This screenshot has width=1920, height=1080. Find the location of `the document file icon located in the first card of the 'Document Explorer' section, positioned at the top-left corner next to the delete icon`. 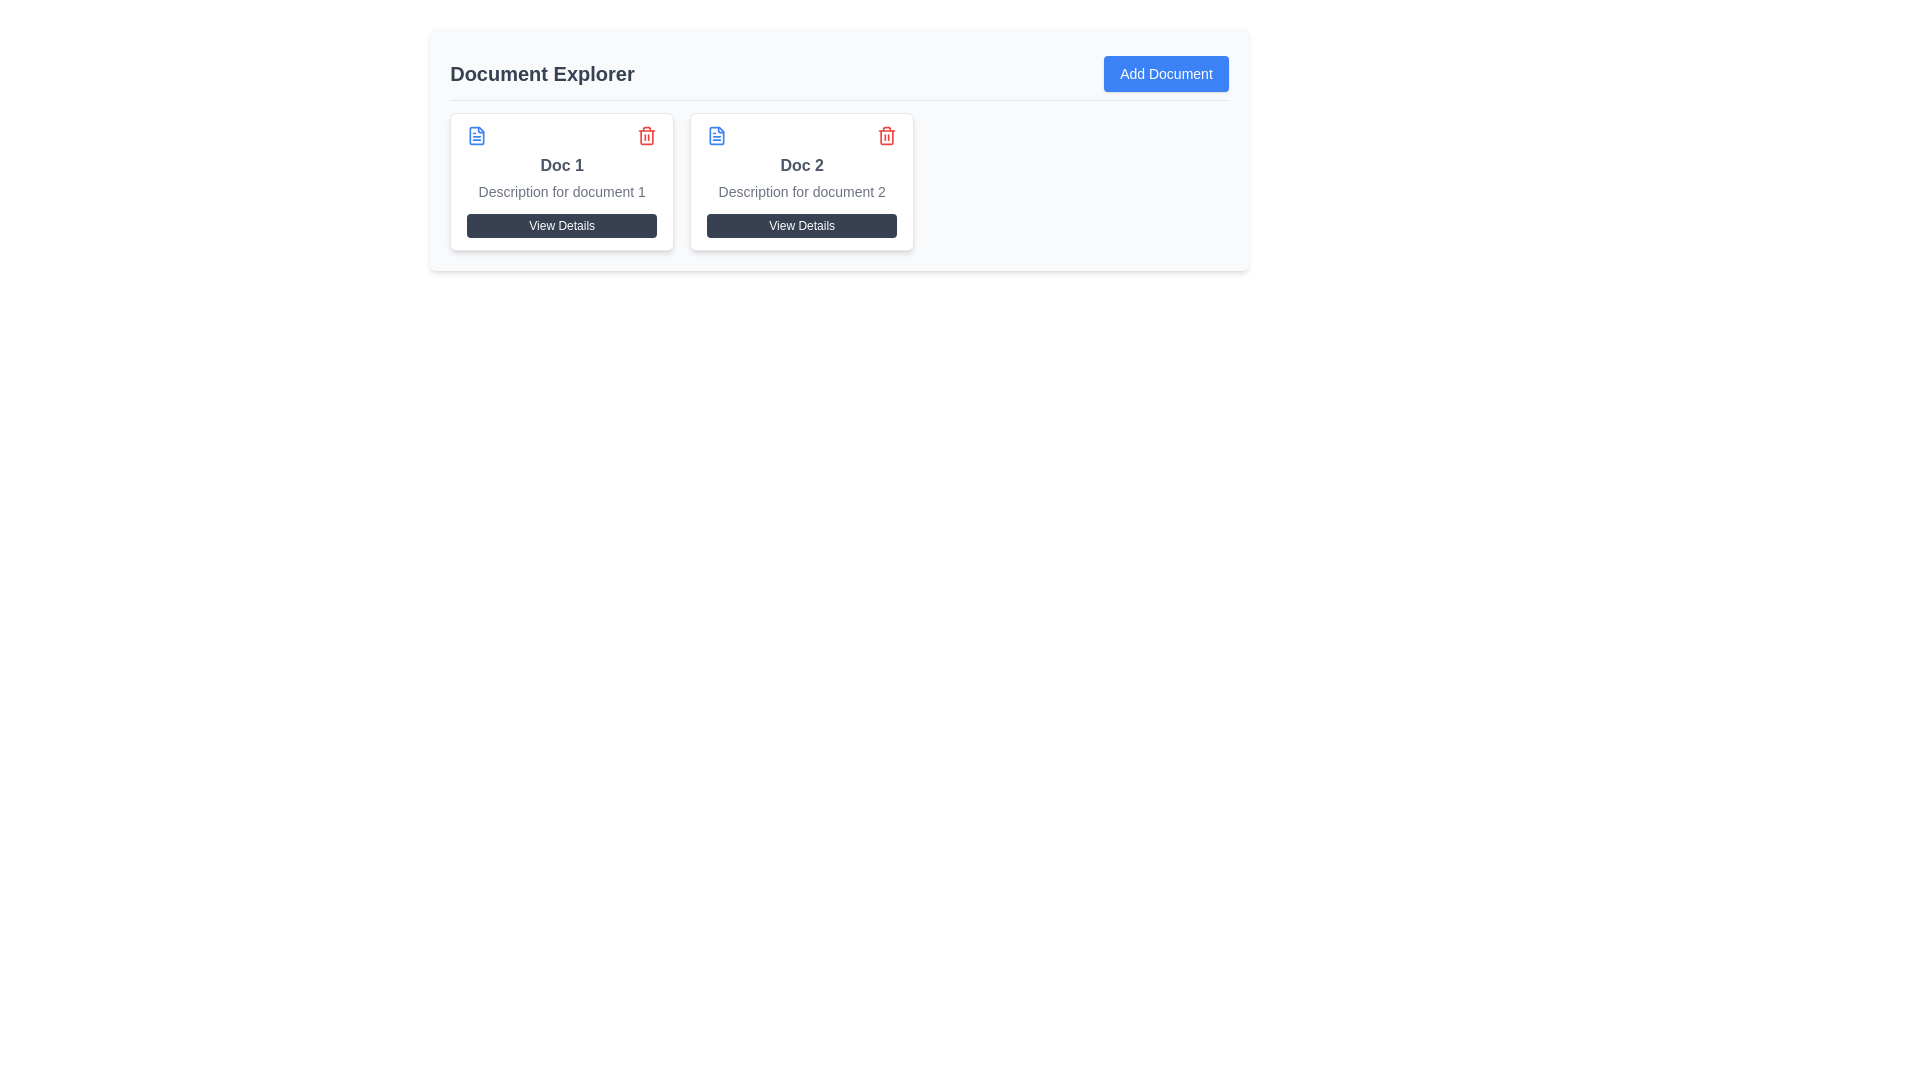

the document file icon located in the first card of the 'Document Explorer' section, positioned at the top-left corner next to the delete icon is located at coordinates (476, 135).